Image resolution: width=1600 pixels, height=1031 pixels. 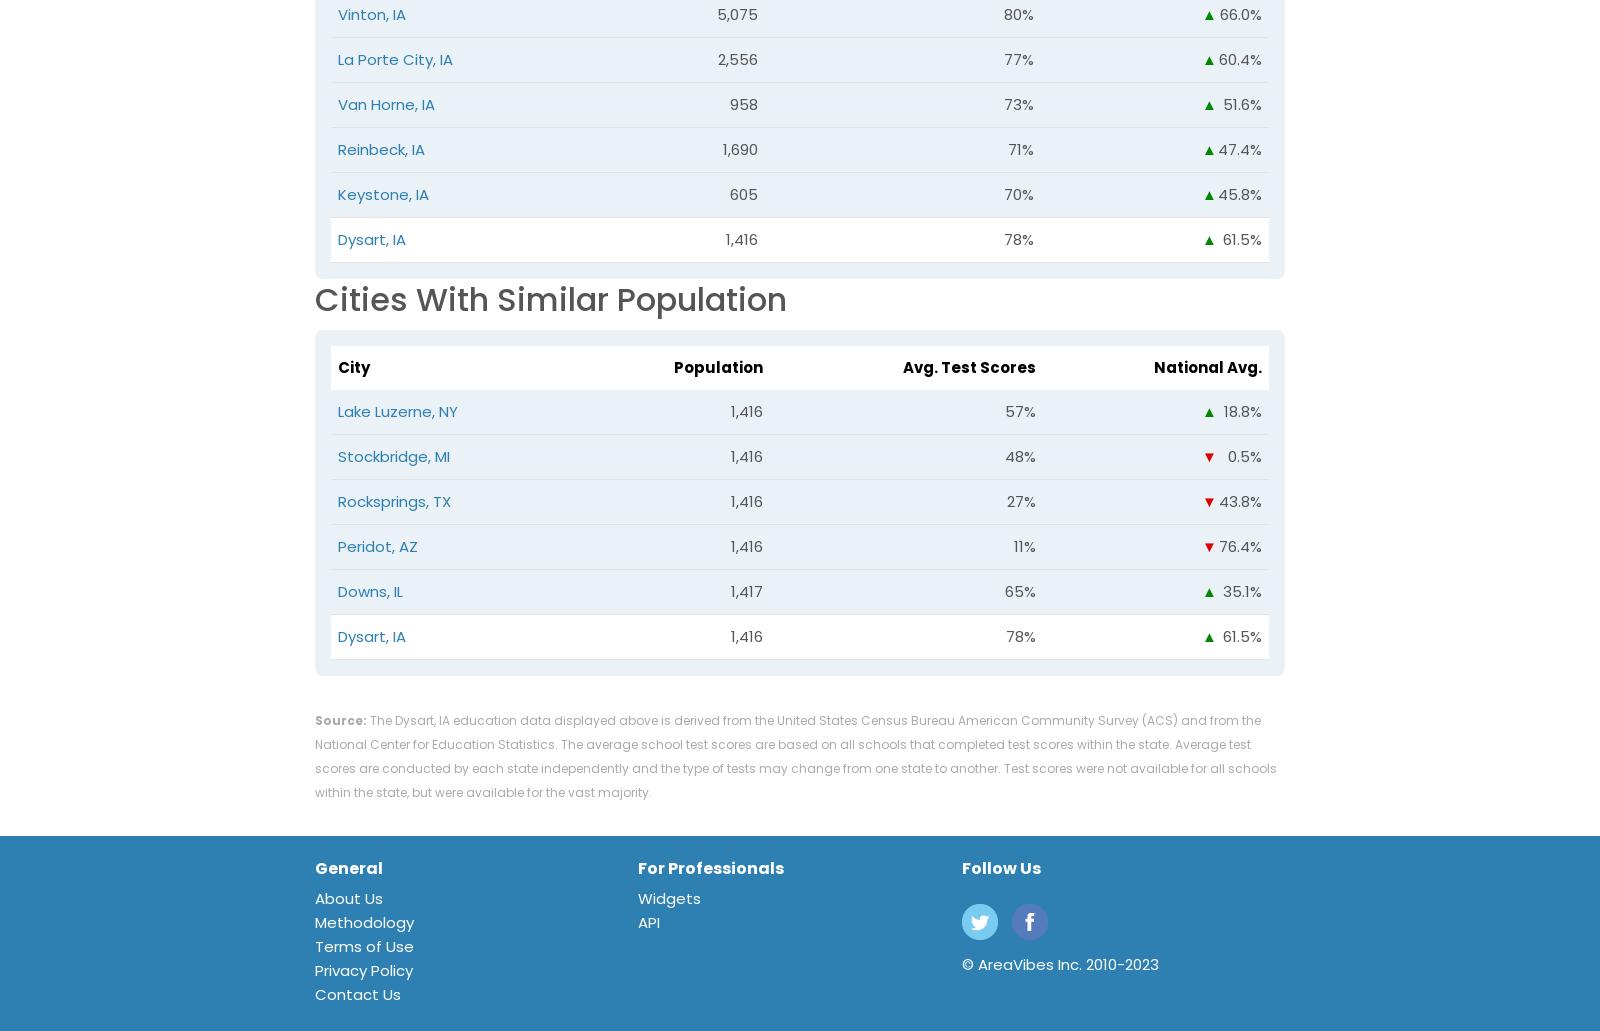 I want to click on '1,690', so click(x=723, y=147).